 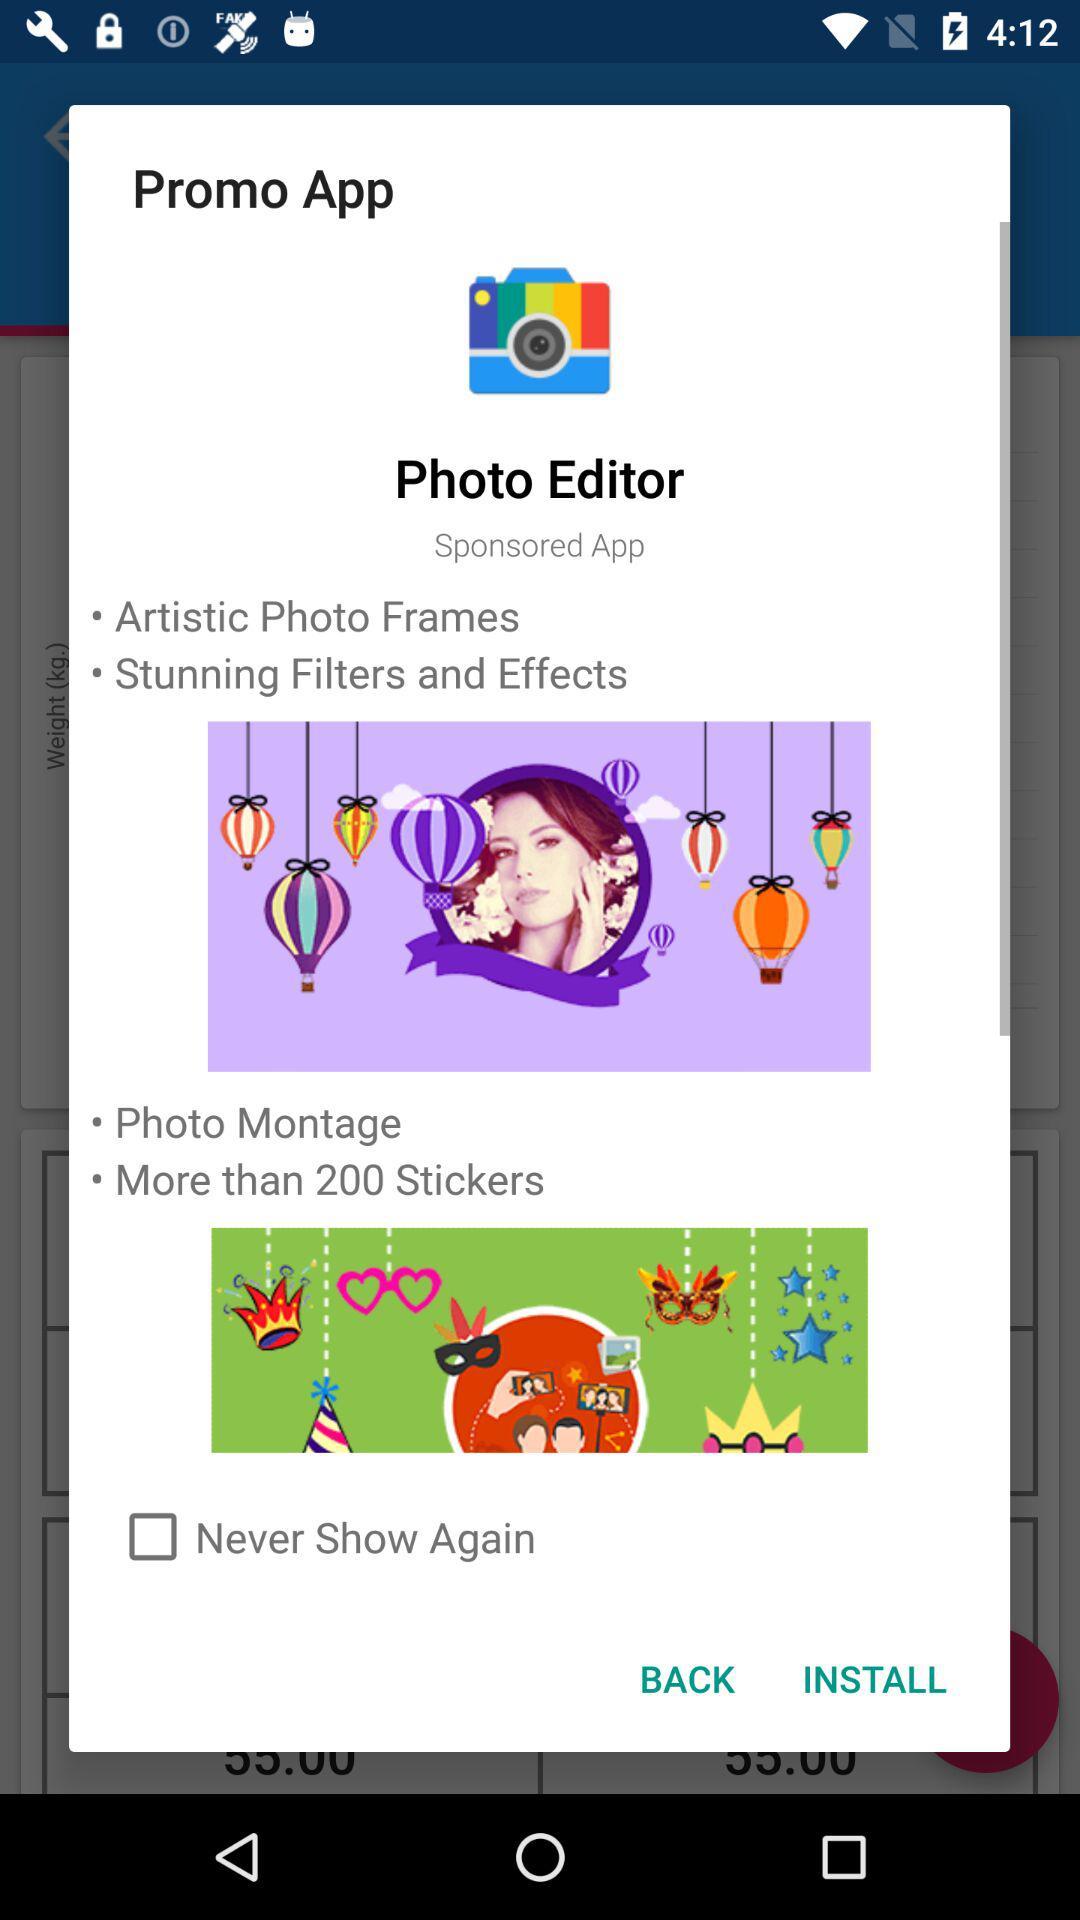 What do you see at coordinates (538, 1535) in the screenshot?
I see `the icon above back icon` at bounding box center [538, 1535].